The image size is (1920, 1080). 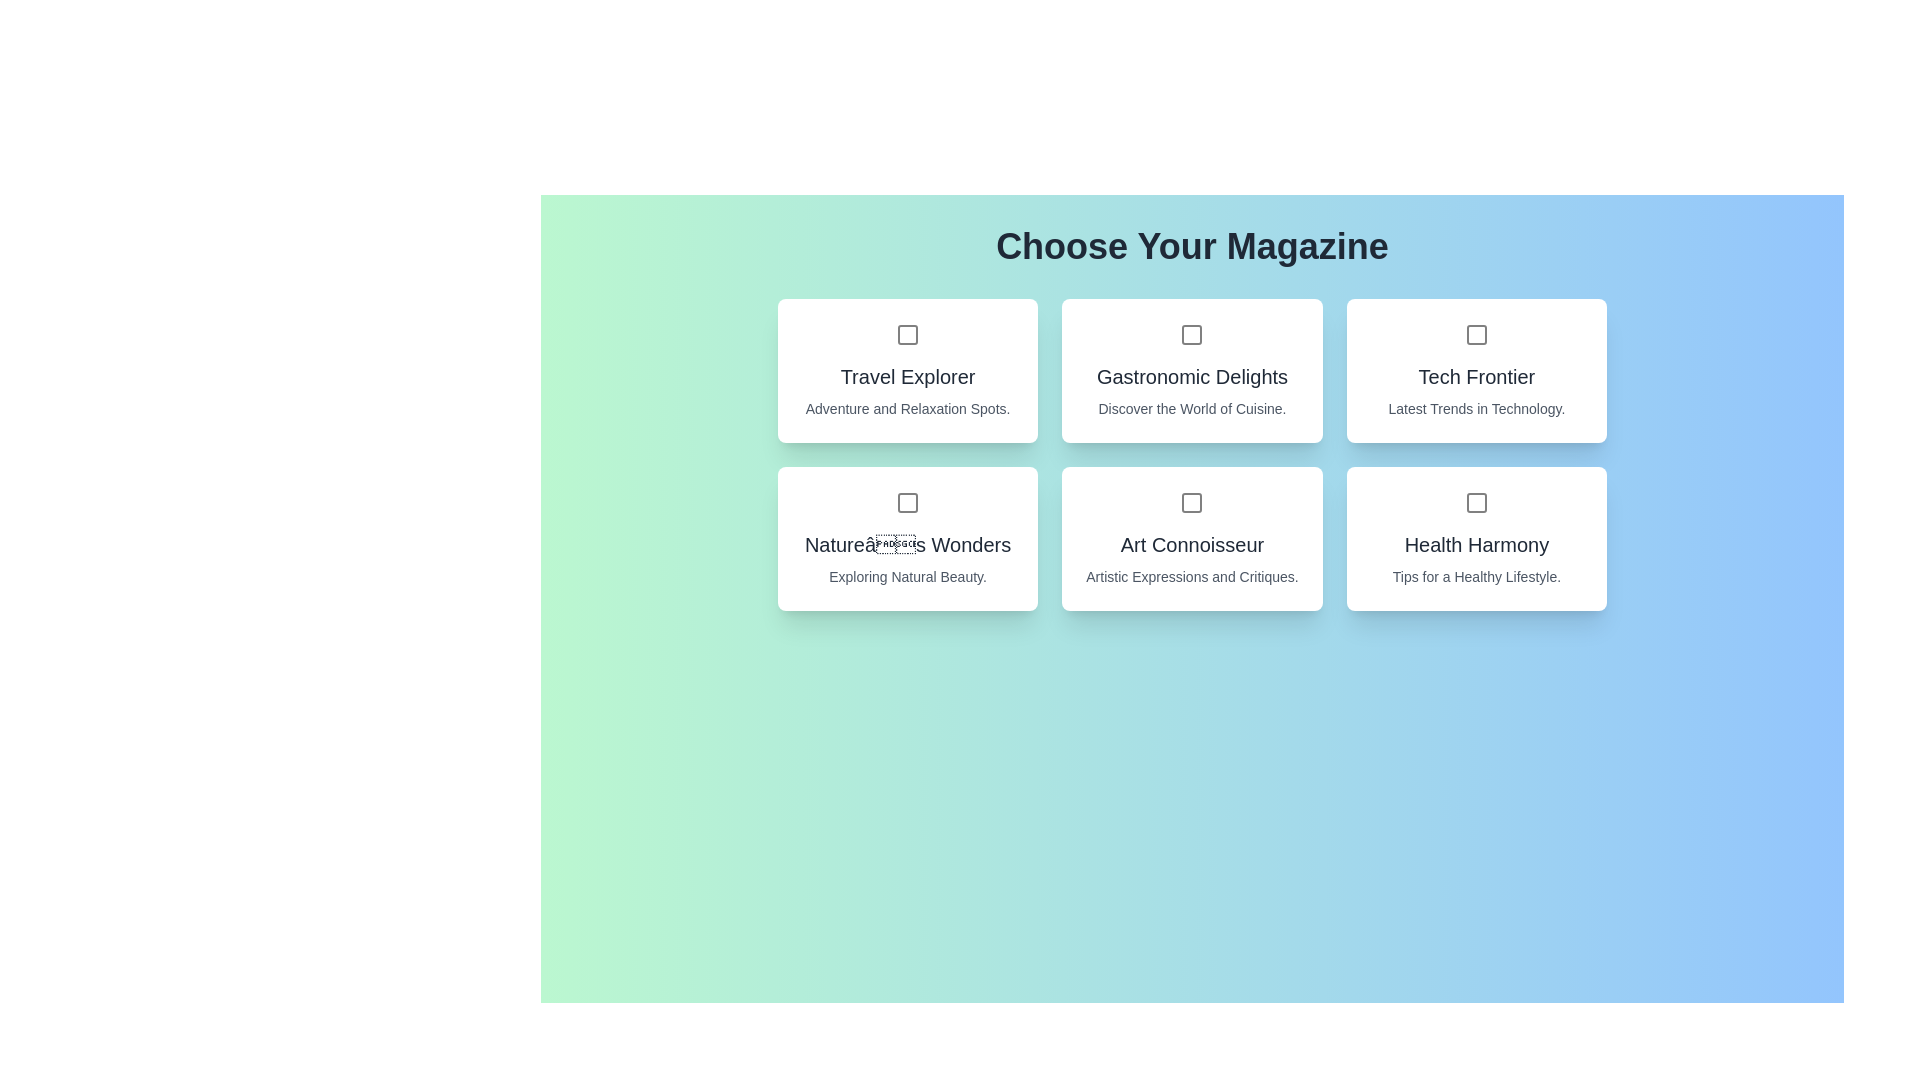 I want to click on the magazine card for Travel Explorer, so click(x=906, y=370).